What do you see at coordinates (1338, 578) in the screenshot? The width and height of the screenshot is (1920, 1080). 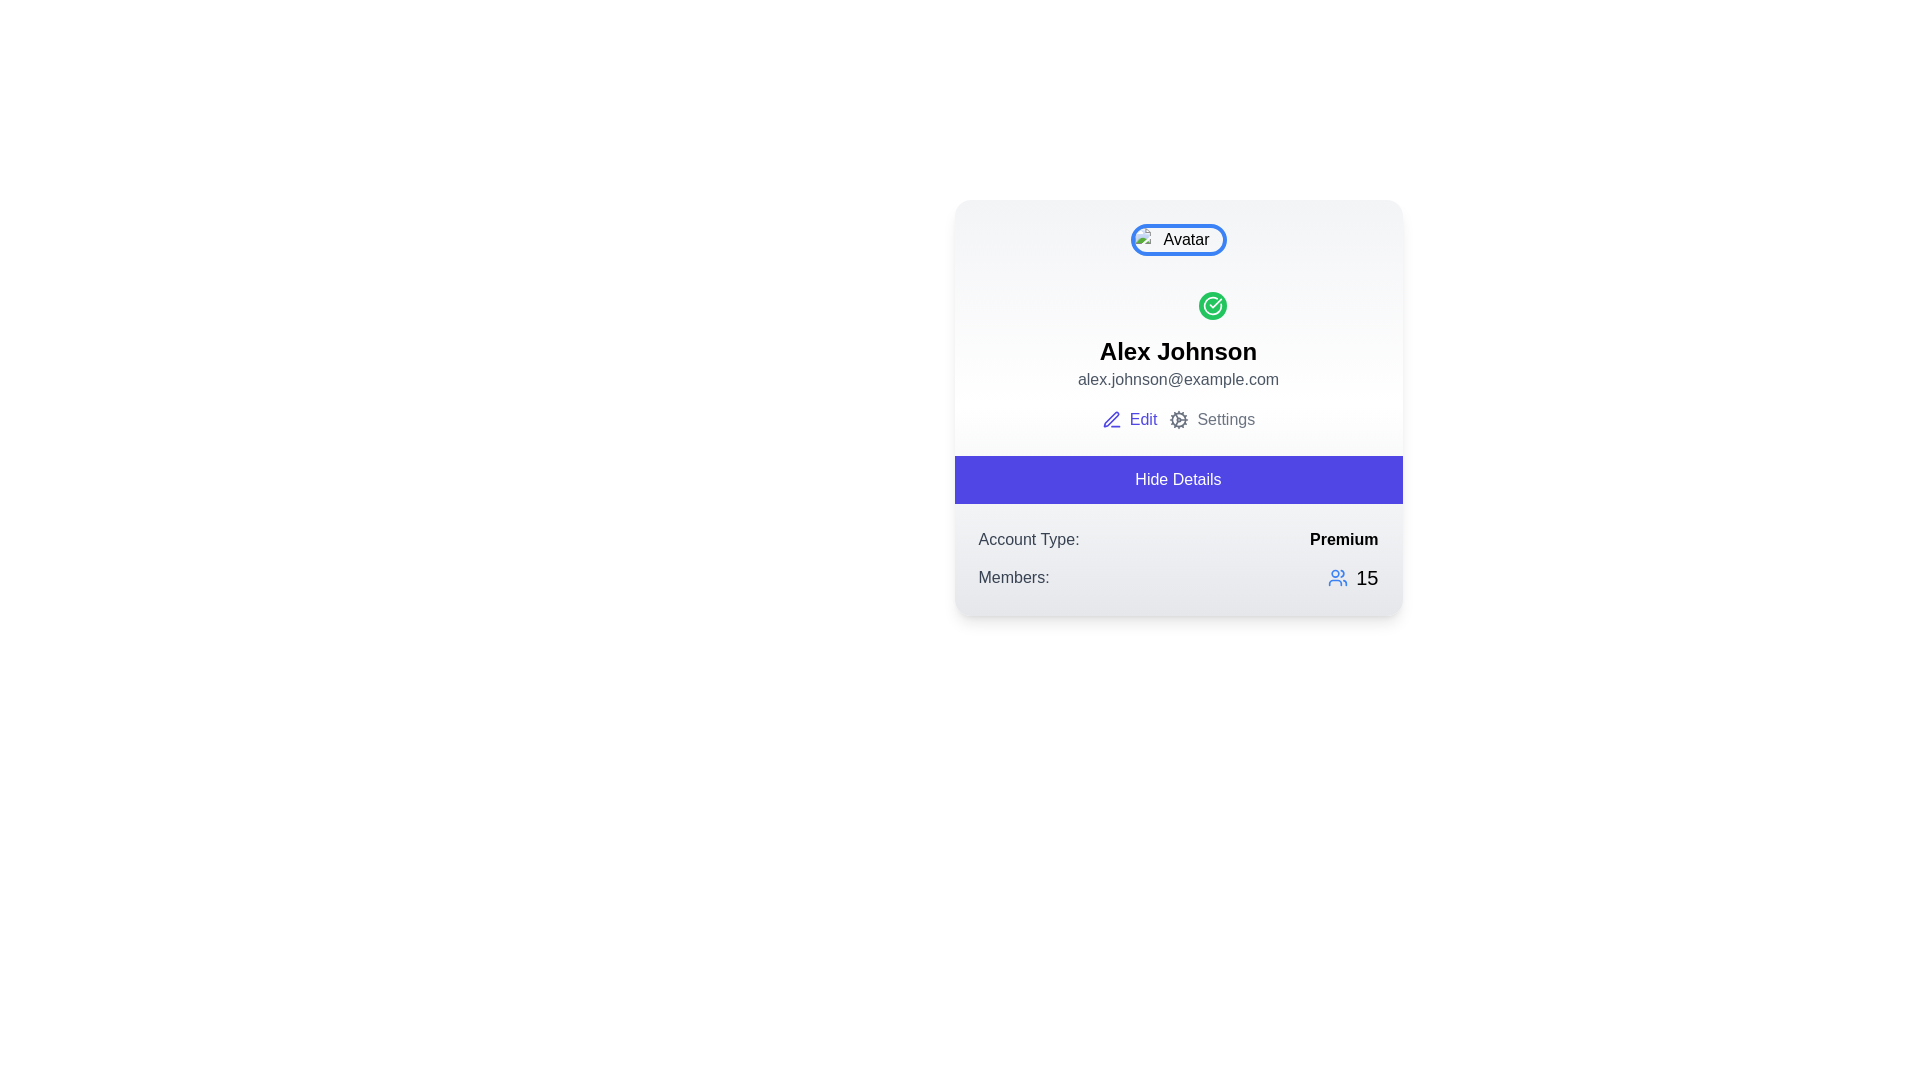 I see `the member icon located to the left of the numeric value '15' in the bottom-right section of the card component` at bounding box center [1338, 578].